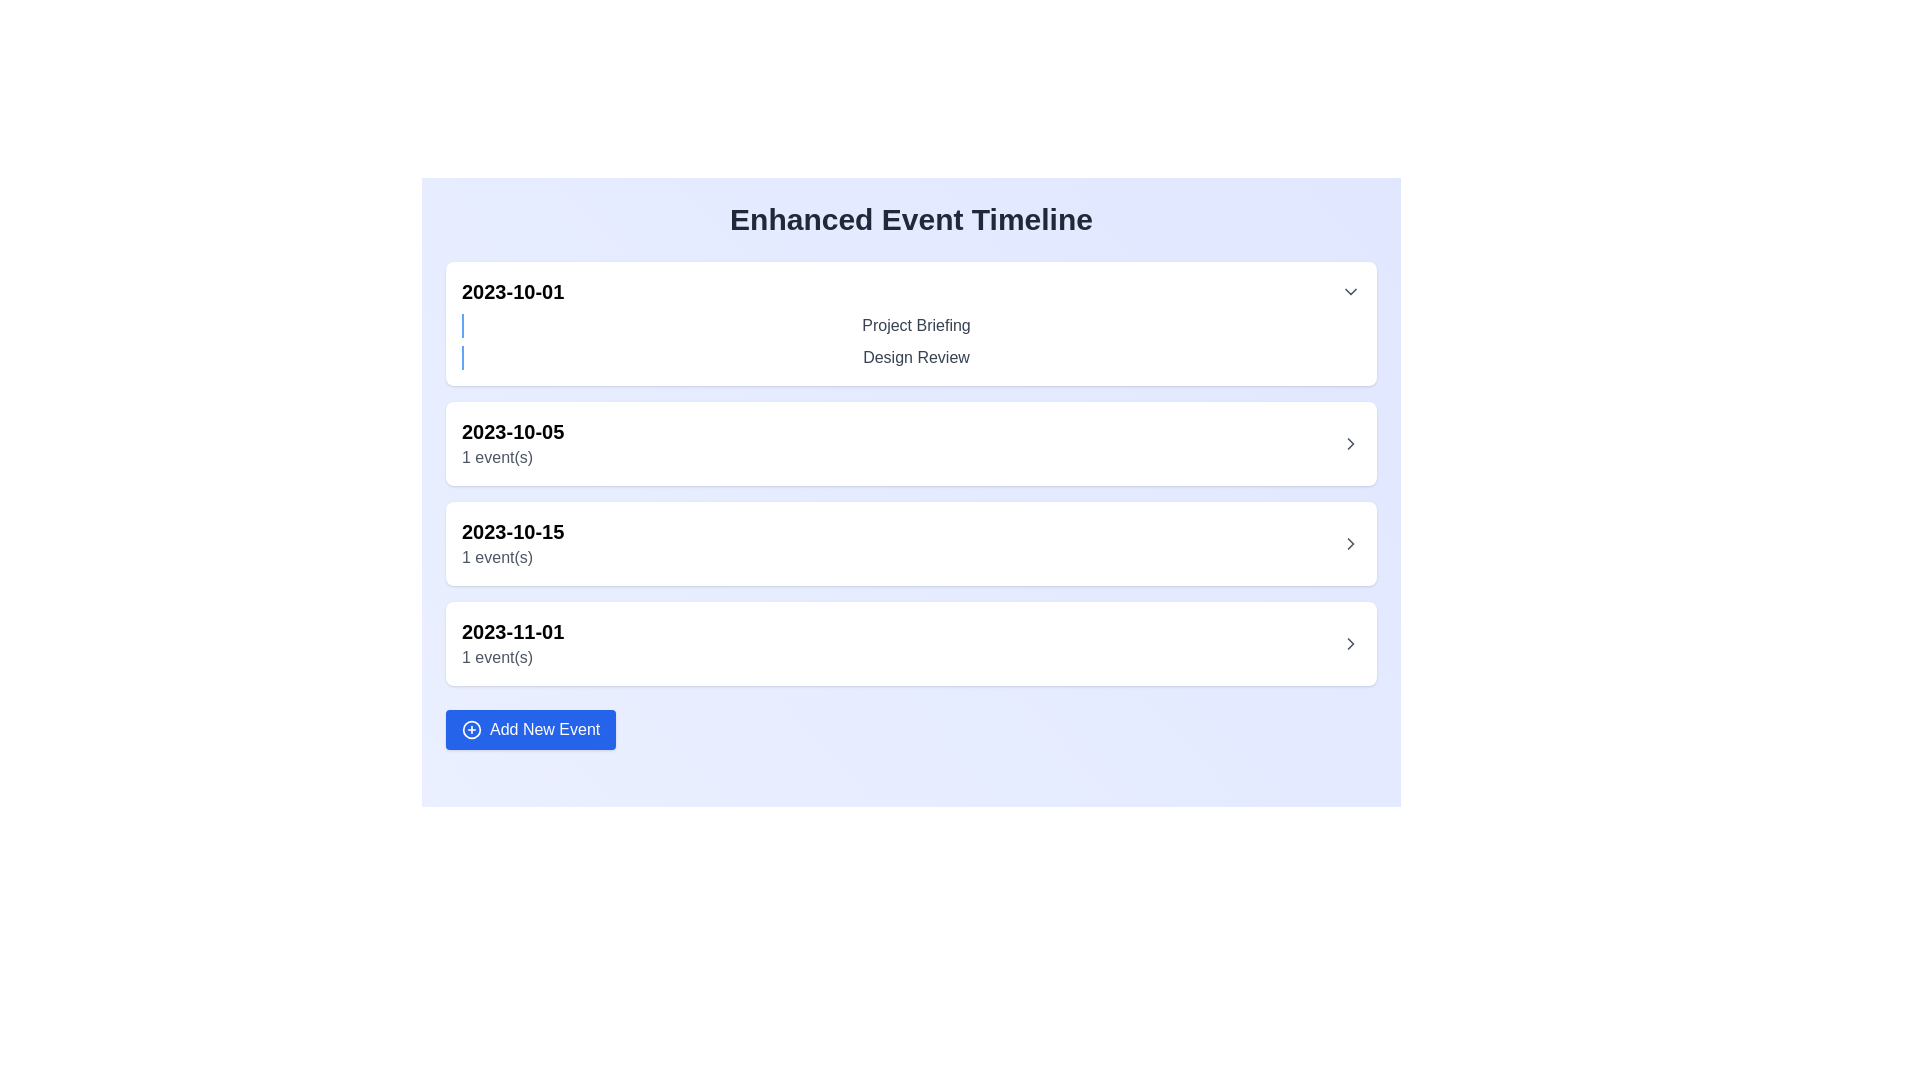  Describe the element at coordinates (531, 729) in the screenshot. I see `the rectangular button with a blue background and white text 'Add New Event'` at that location.